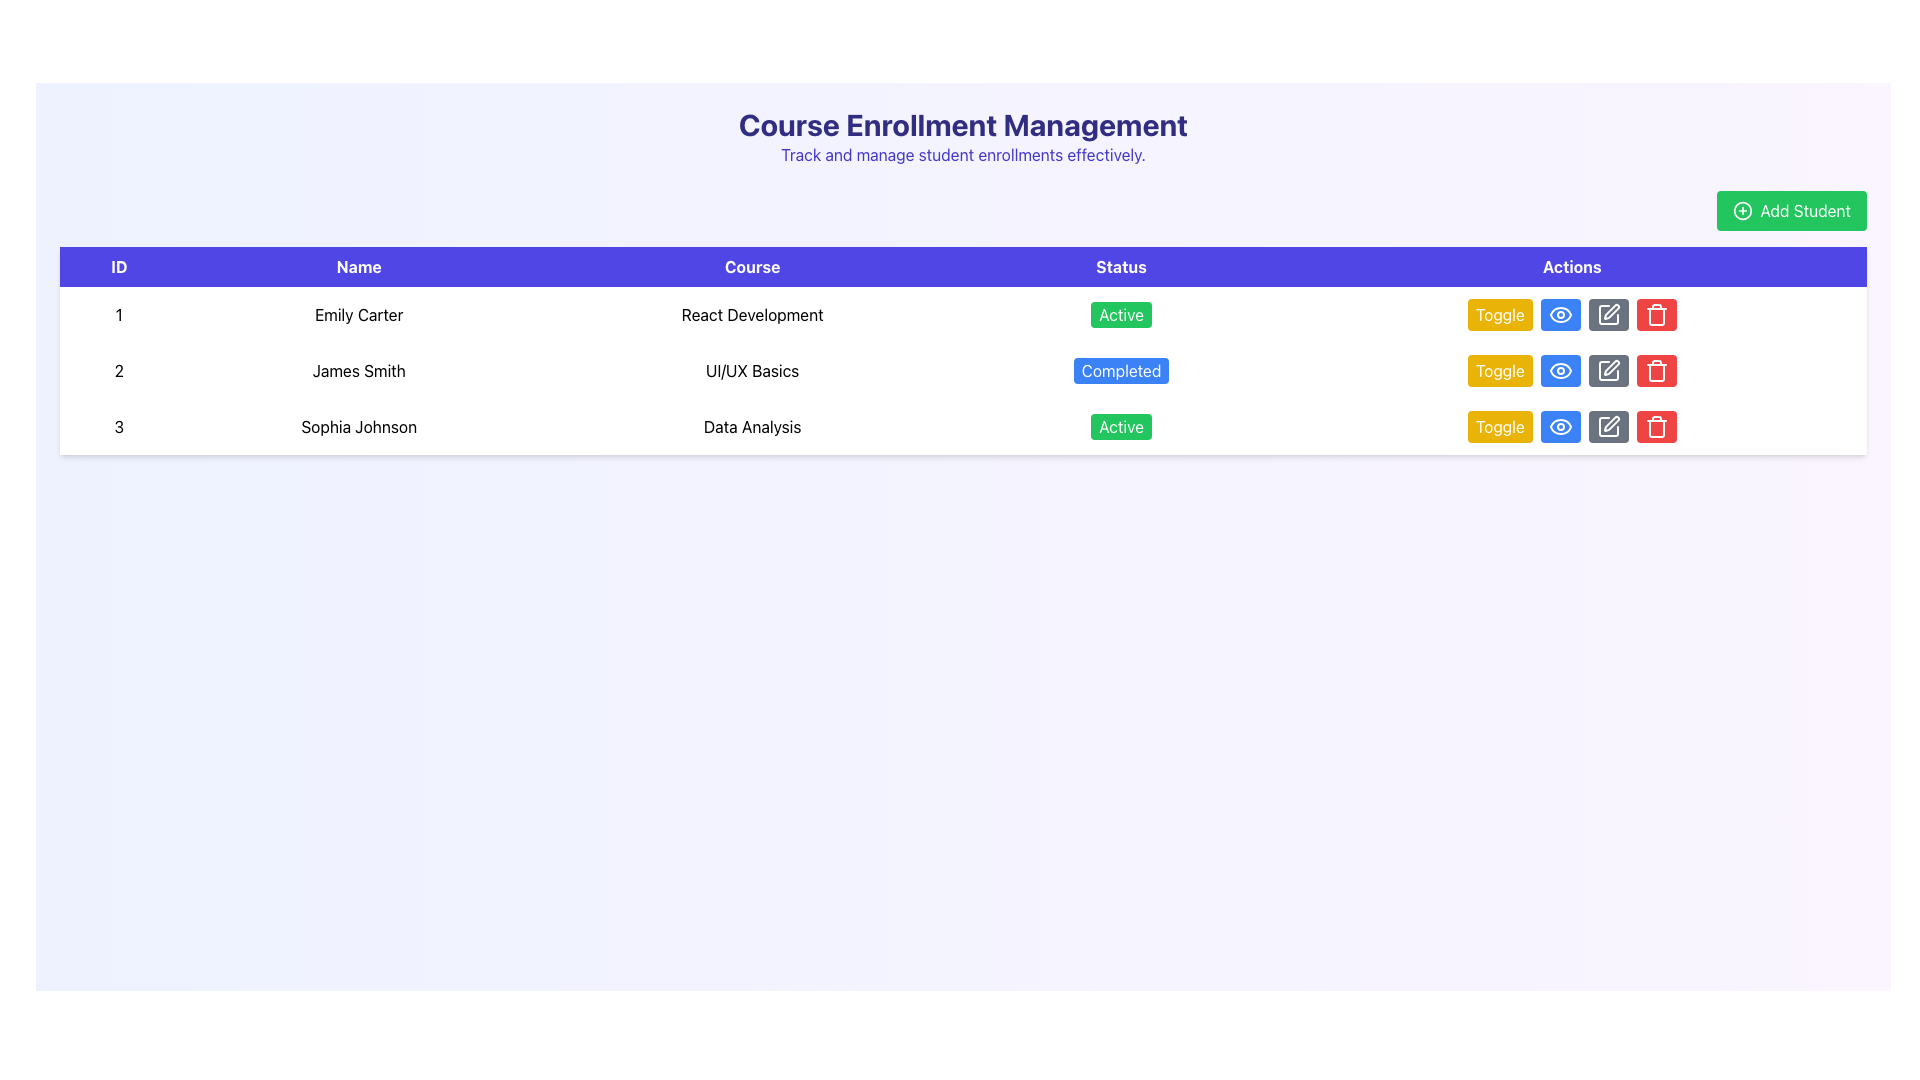 This screenshot has width=1920, height=1080. What do you see at coordinates (963, 315) in the screenshot?
I see `details of the first row in the Course Enrollment Management table, which displays course enrollment details including ID, name, course, and status` at bounding box center [963, 315].